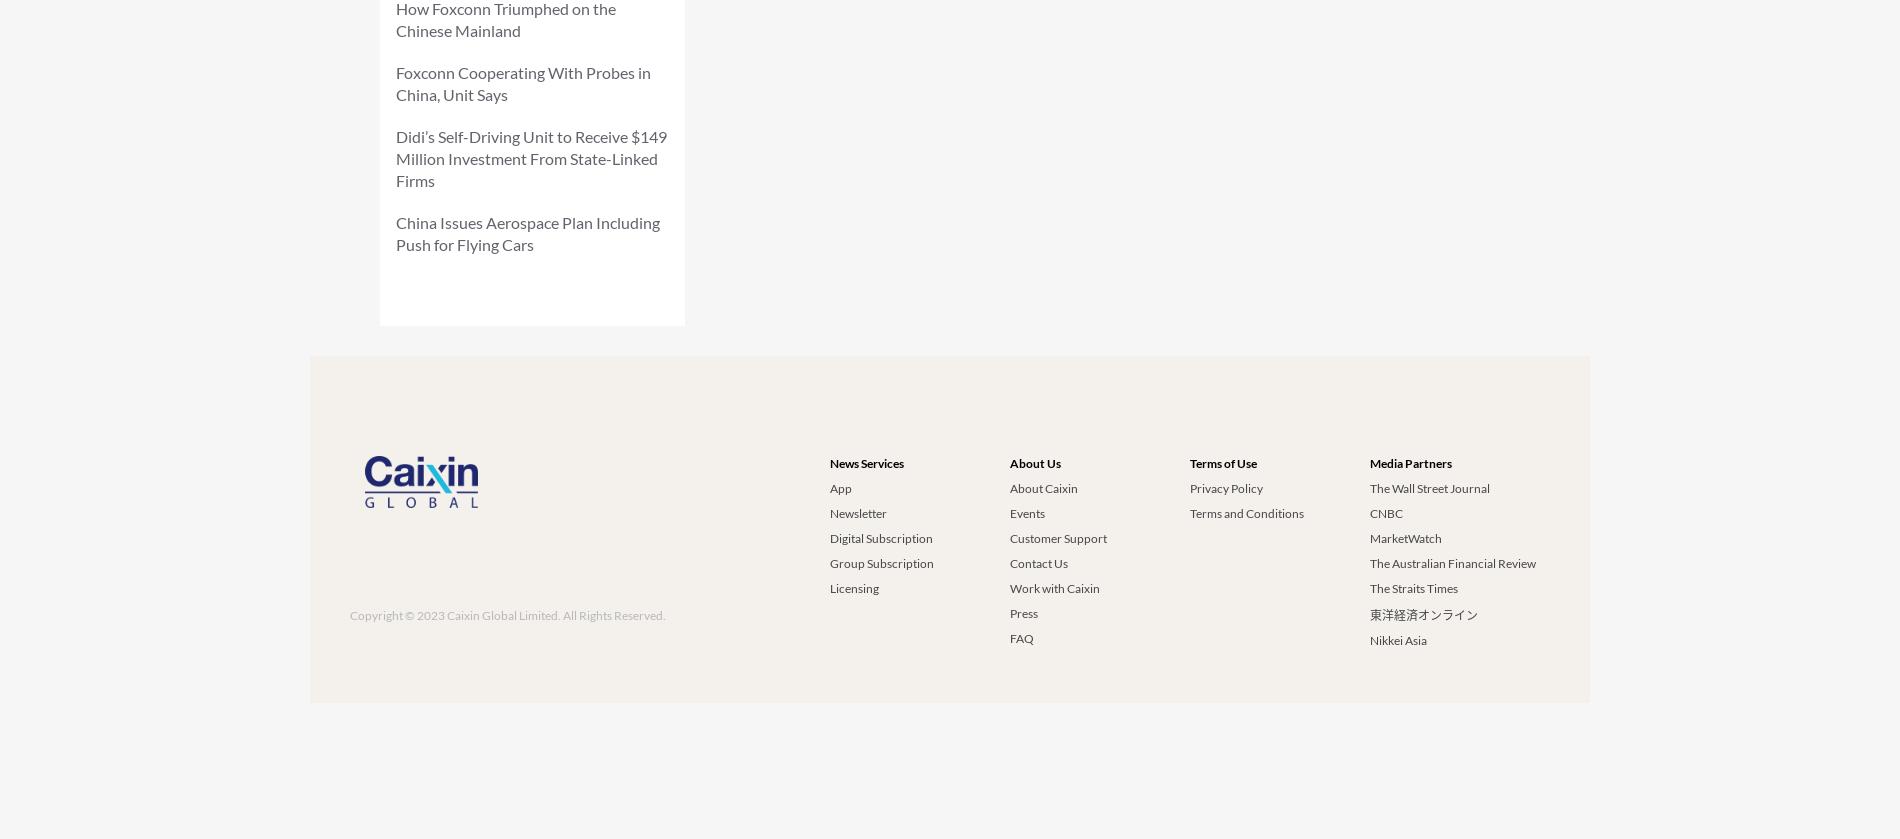 This screenshot has width=1900, height=839. What do you see at coordinates (1035, 462) in the screenshot?
I see `'About Us'` at bounding box center [1035, 462].